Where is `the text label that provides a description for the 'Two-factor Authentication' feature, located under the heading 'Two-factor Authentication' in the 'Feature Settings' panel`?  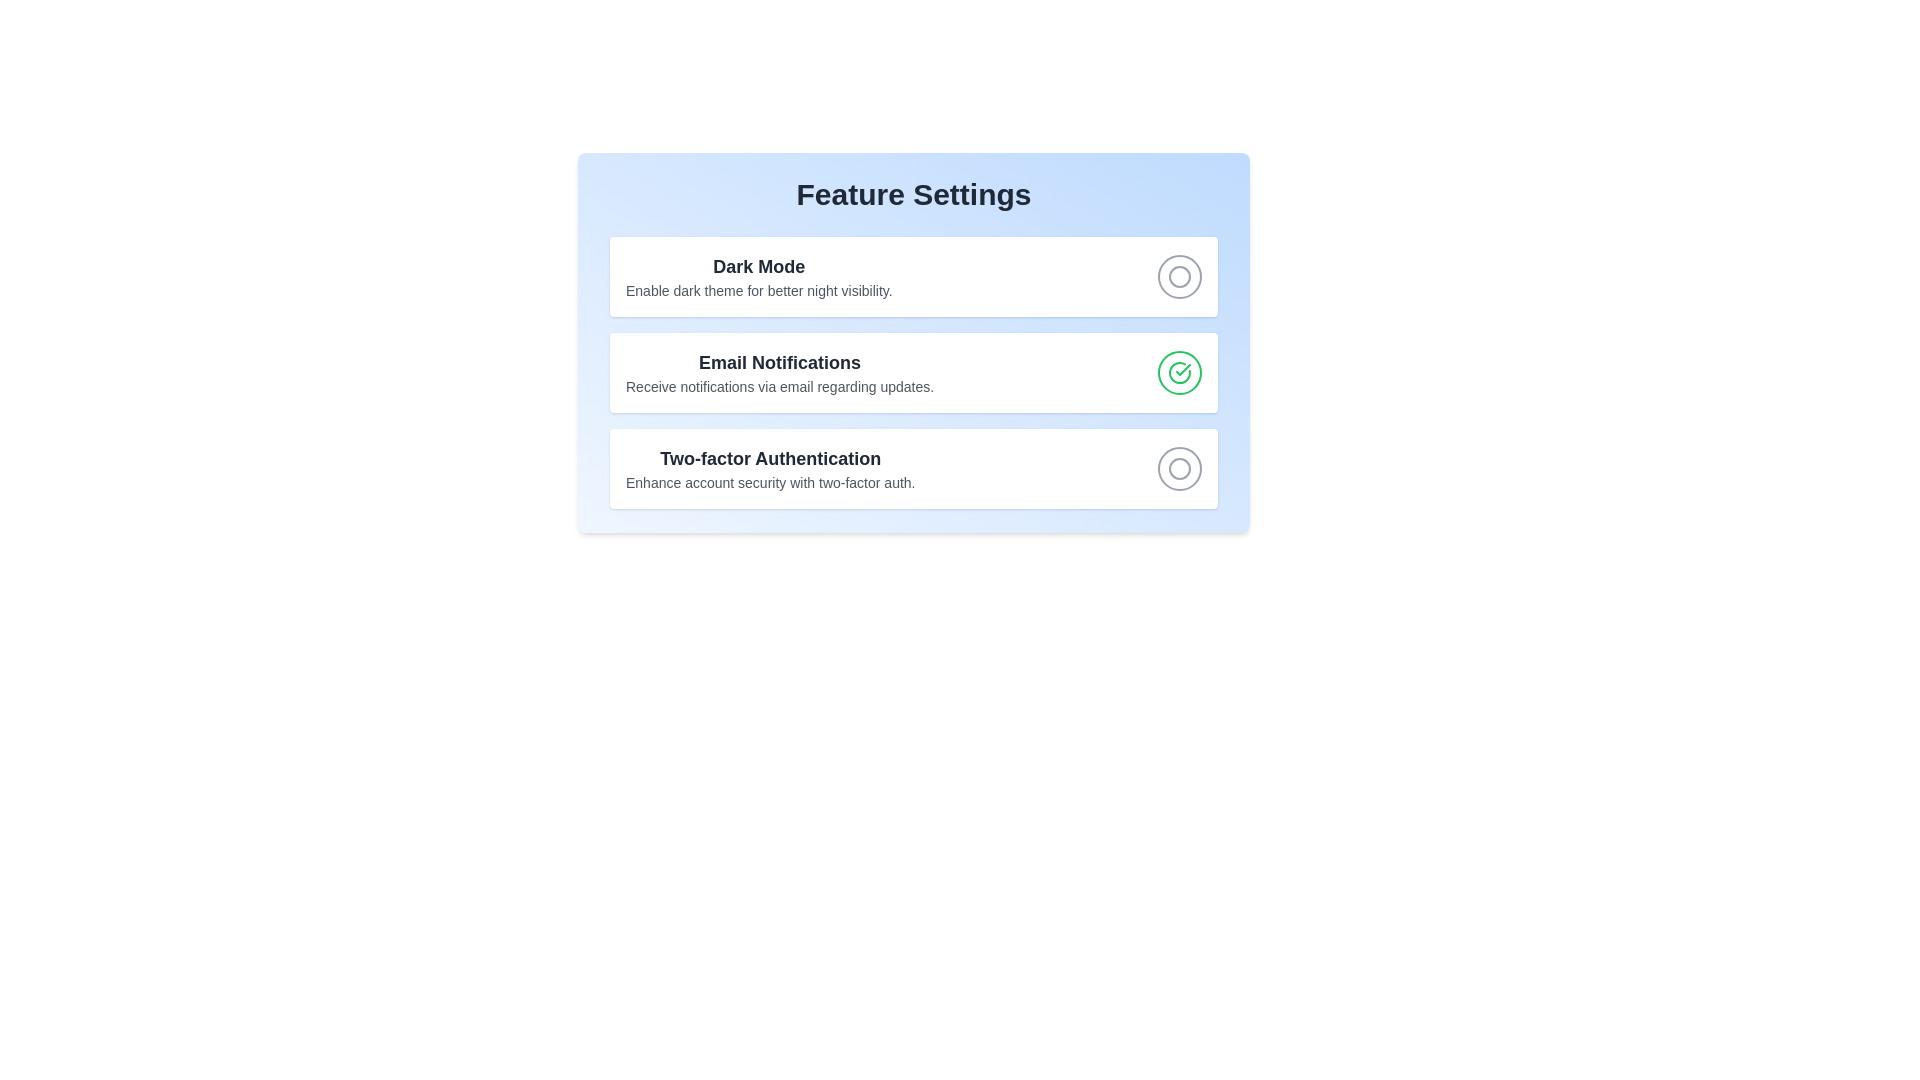 the text label that provides a description for the 'Two-factor Authentication' feature, located under the heading 'Two-factor Authentication' in the 'Feature Settings' panel is located at coordinates (769, 482).